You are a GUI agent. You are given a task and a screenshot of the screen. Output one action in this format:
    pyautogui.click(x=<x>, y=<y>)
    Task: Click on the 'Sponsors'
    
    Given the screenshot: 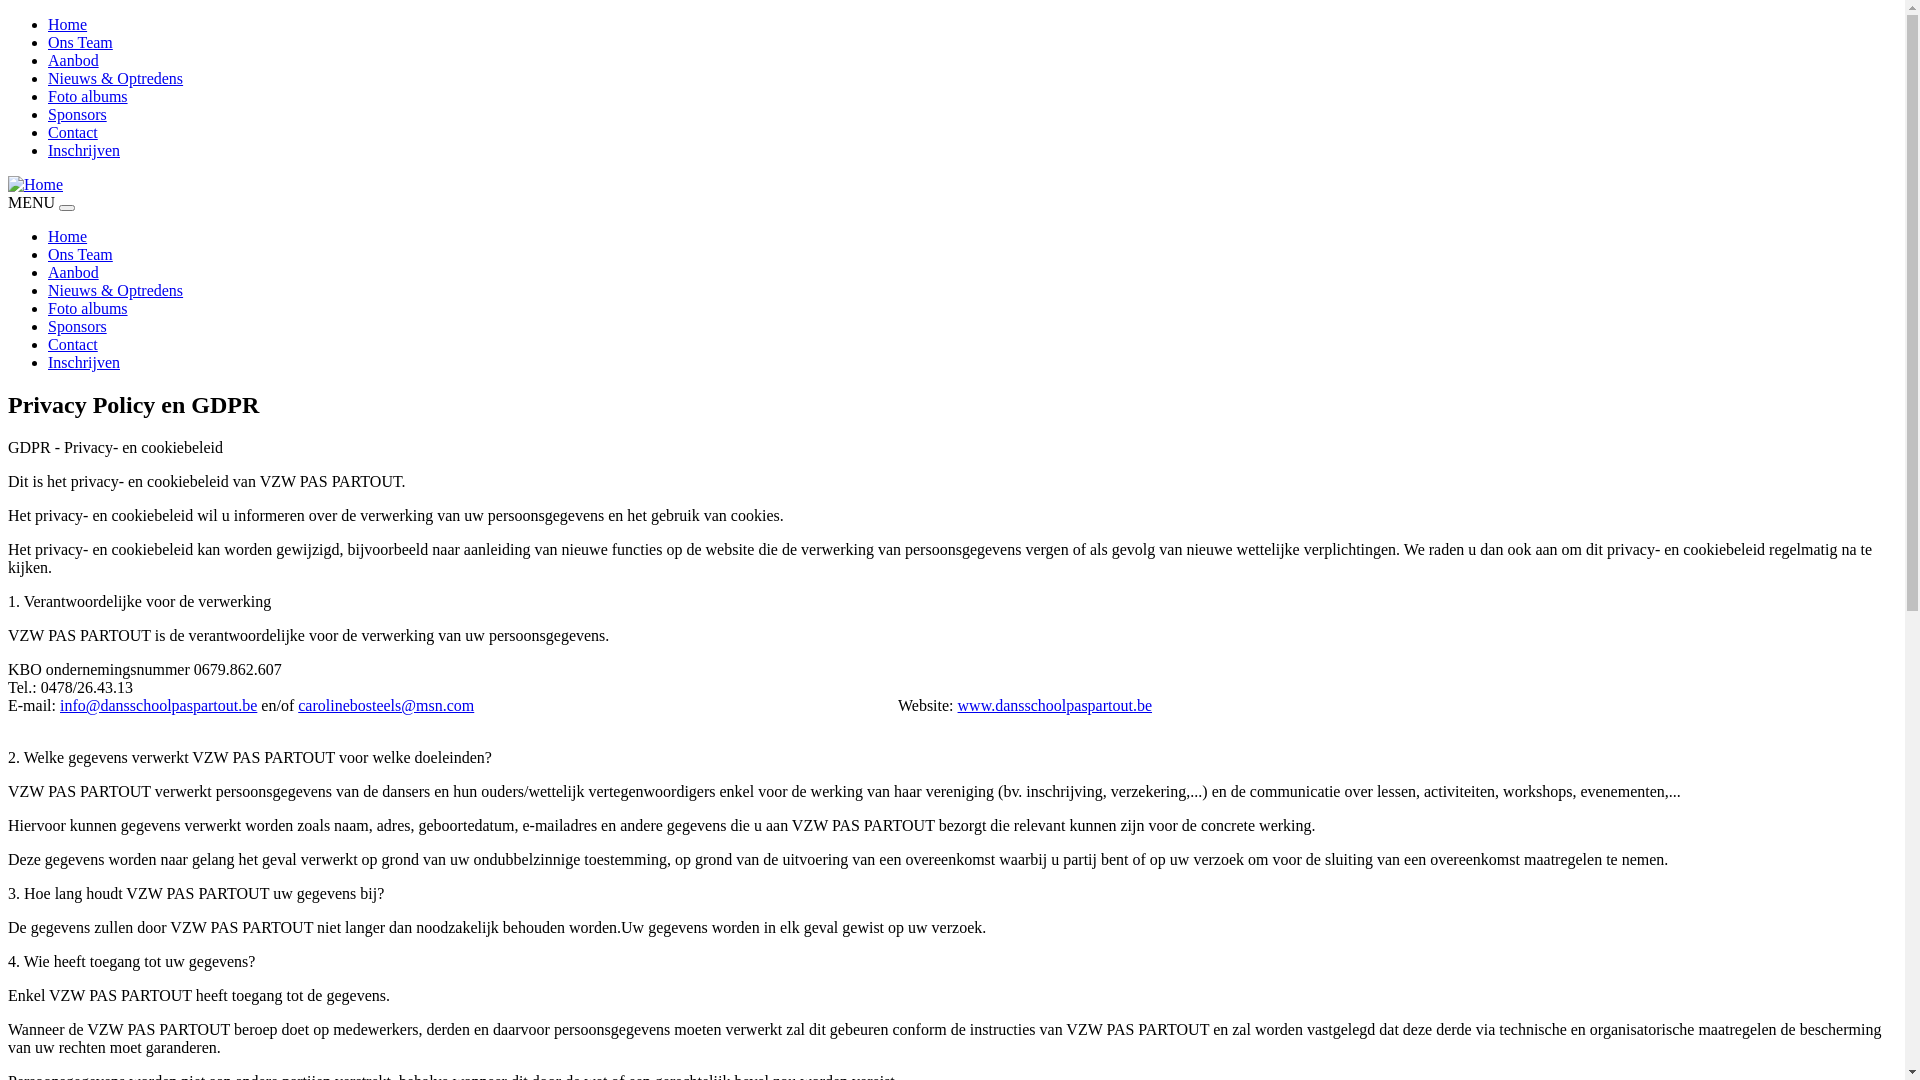 What is the action you would take?
    pyautogui.click(x=77, y=325)
    